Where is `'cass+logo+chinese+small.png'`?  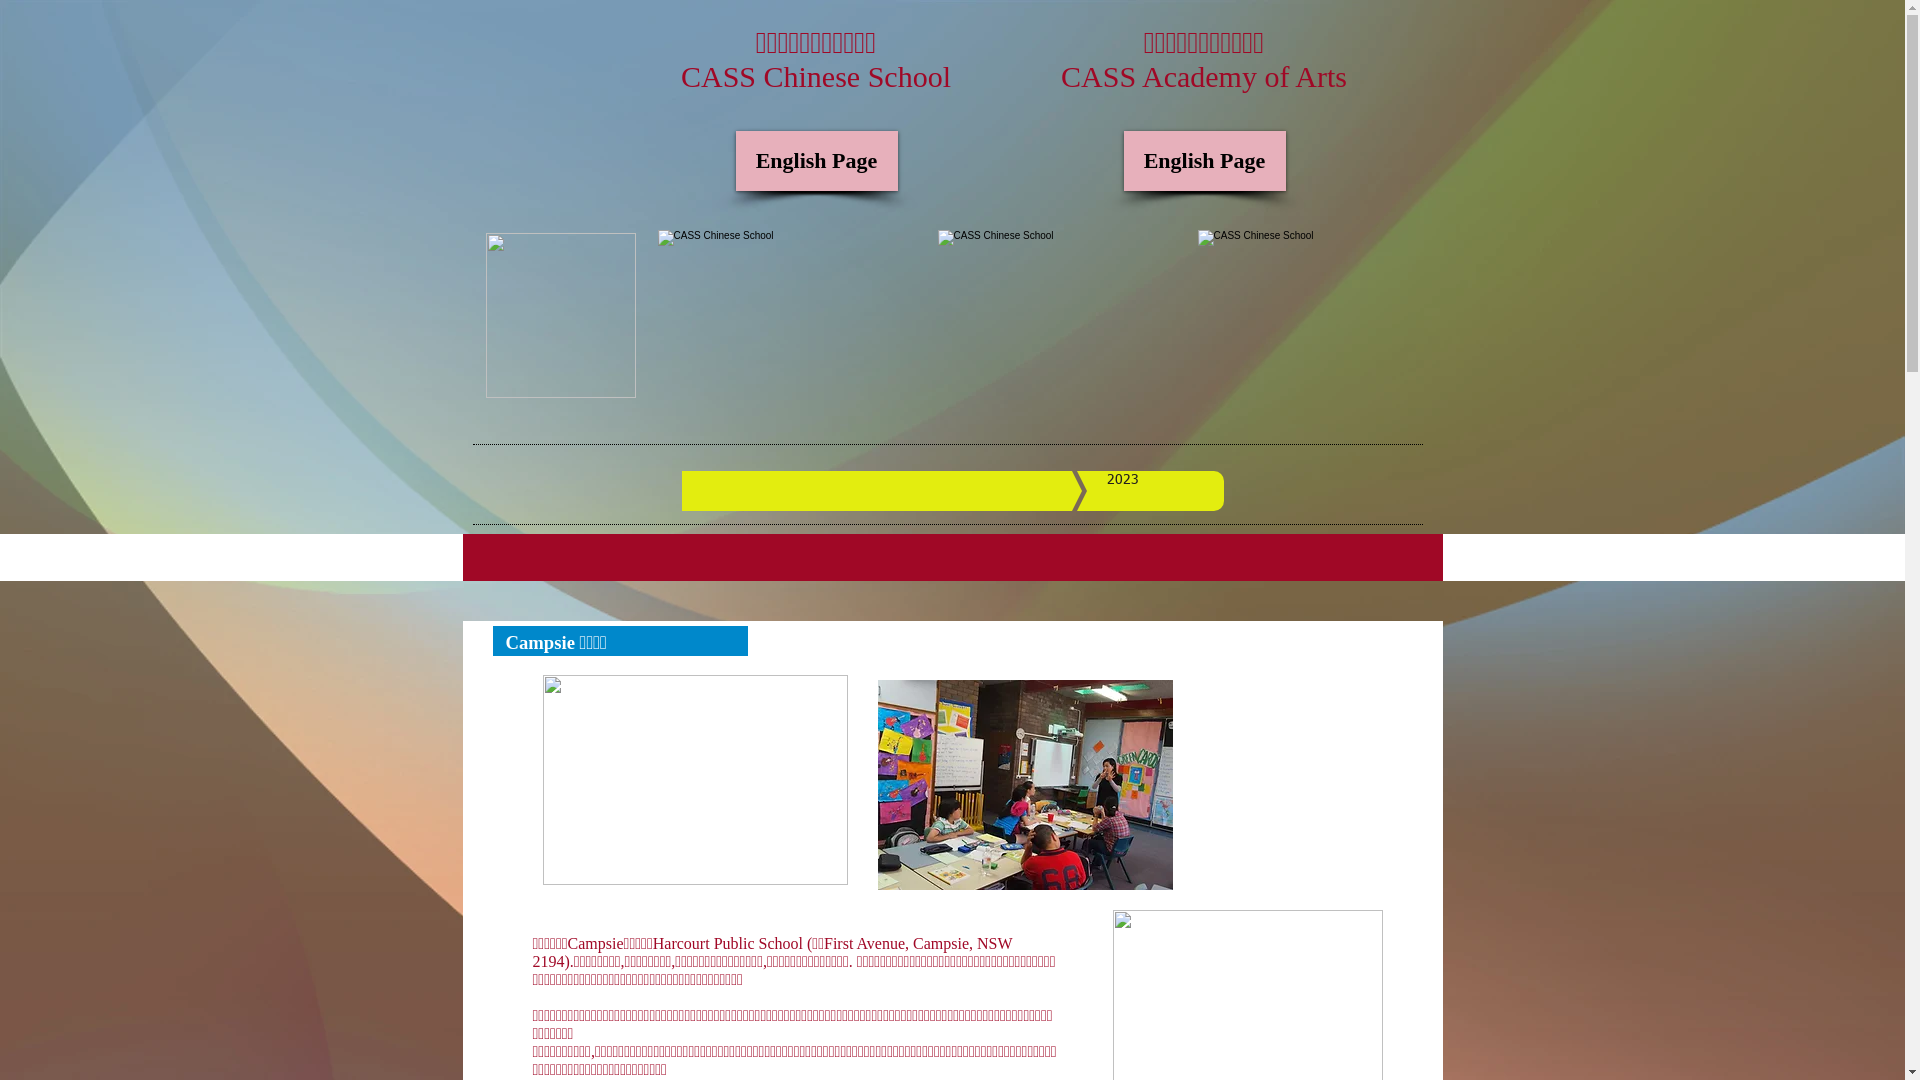 'cass+logo+chinese+small.png' is located at coordinates (560, 315).